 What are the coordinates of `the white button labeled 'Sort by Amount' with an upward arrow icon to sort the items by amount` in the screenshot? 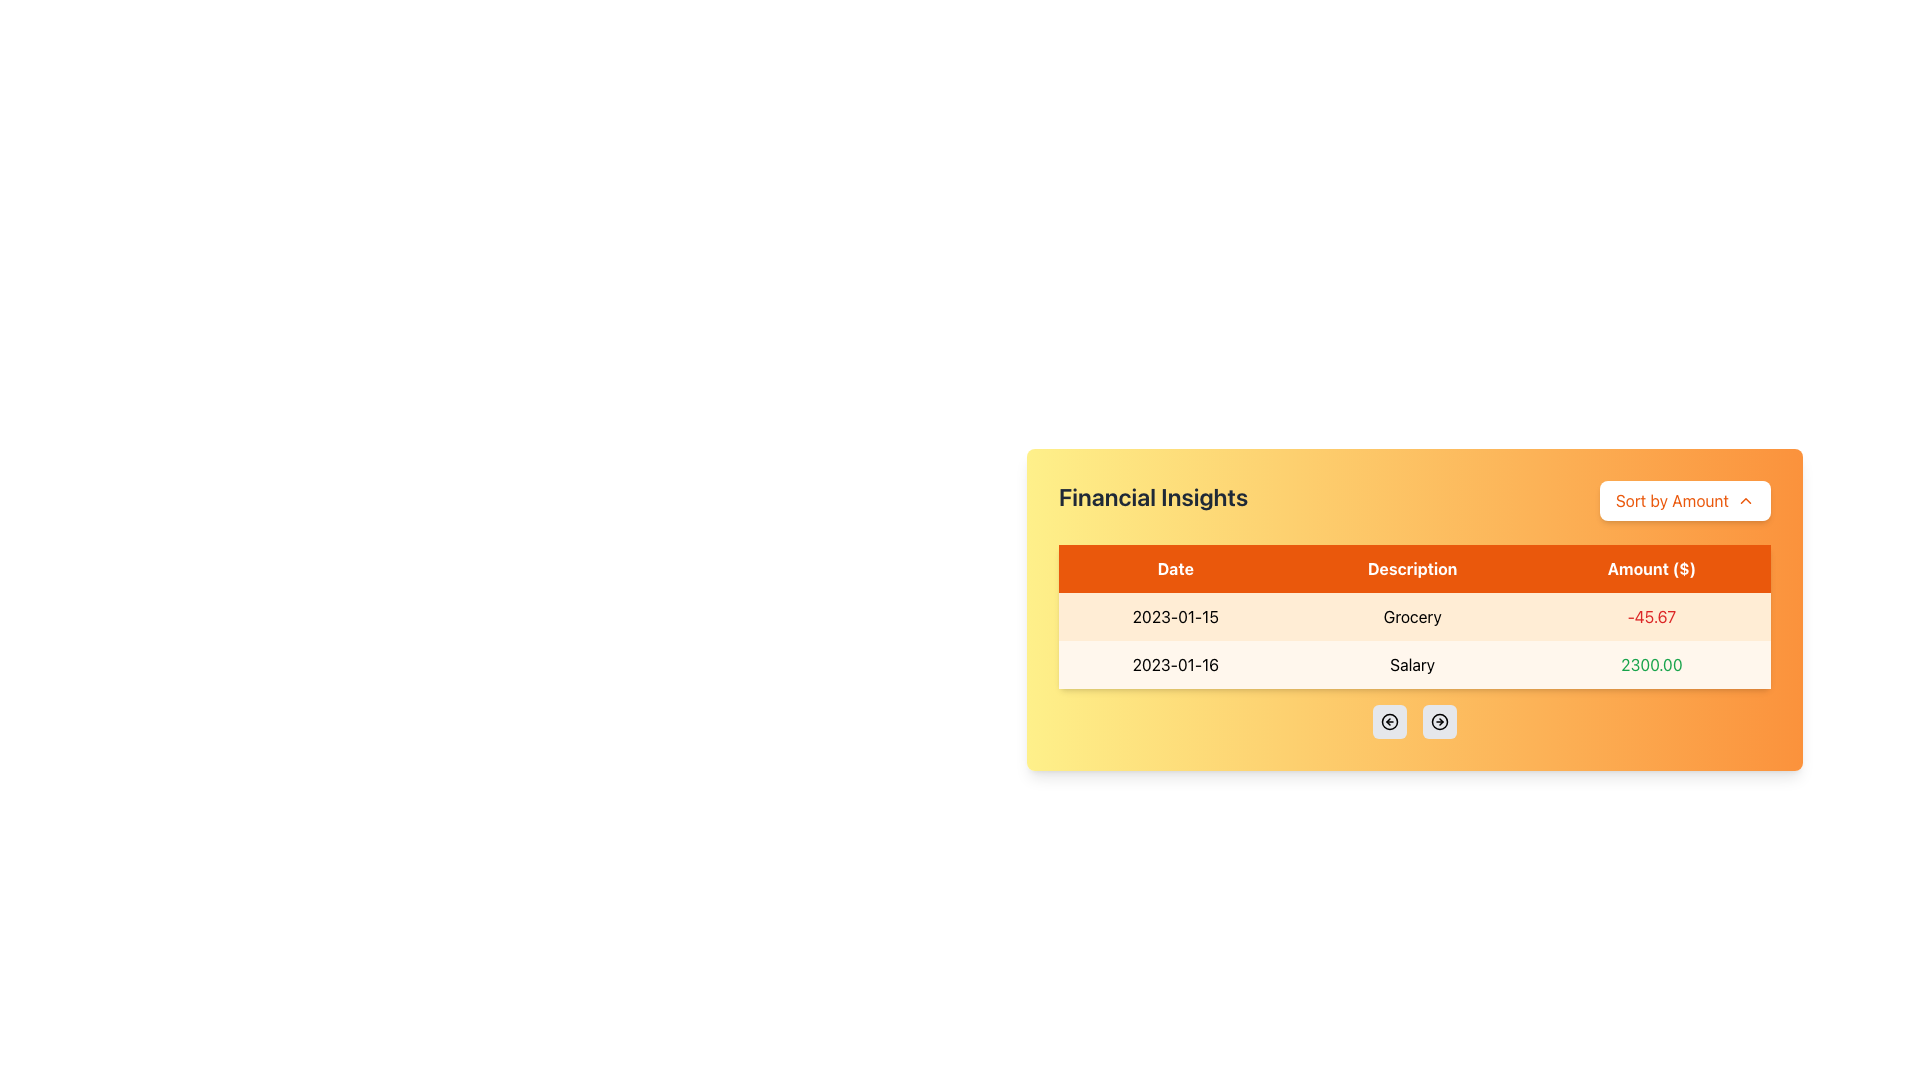 It's located at (1684, 500).